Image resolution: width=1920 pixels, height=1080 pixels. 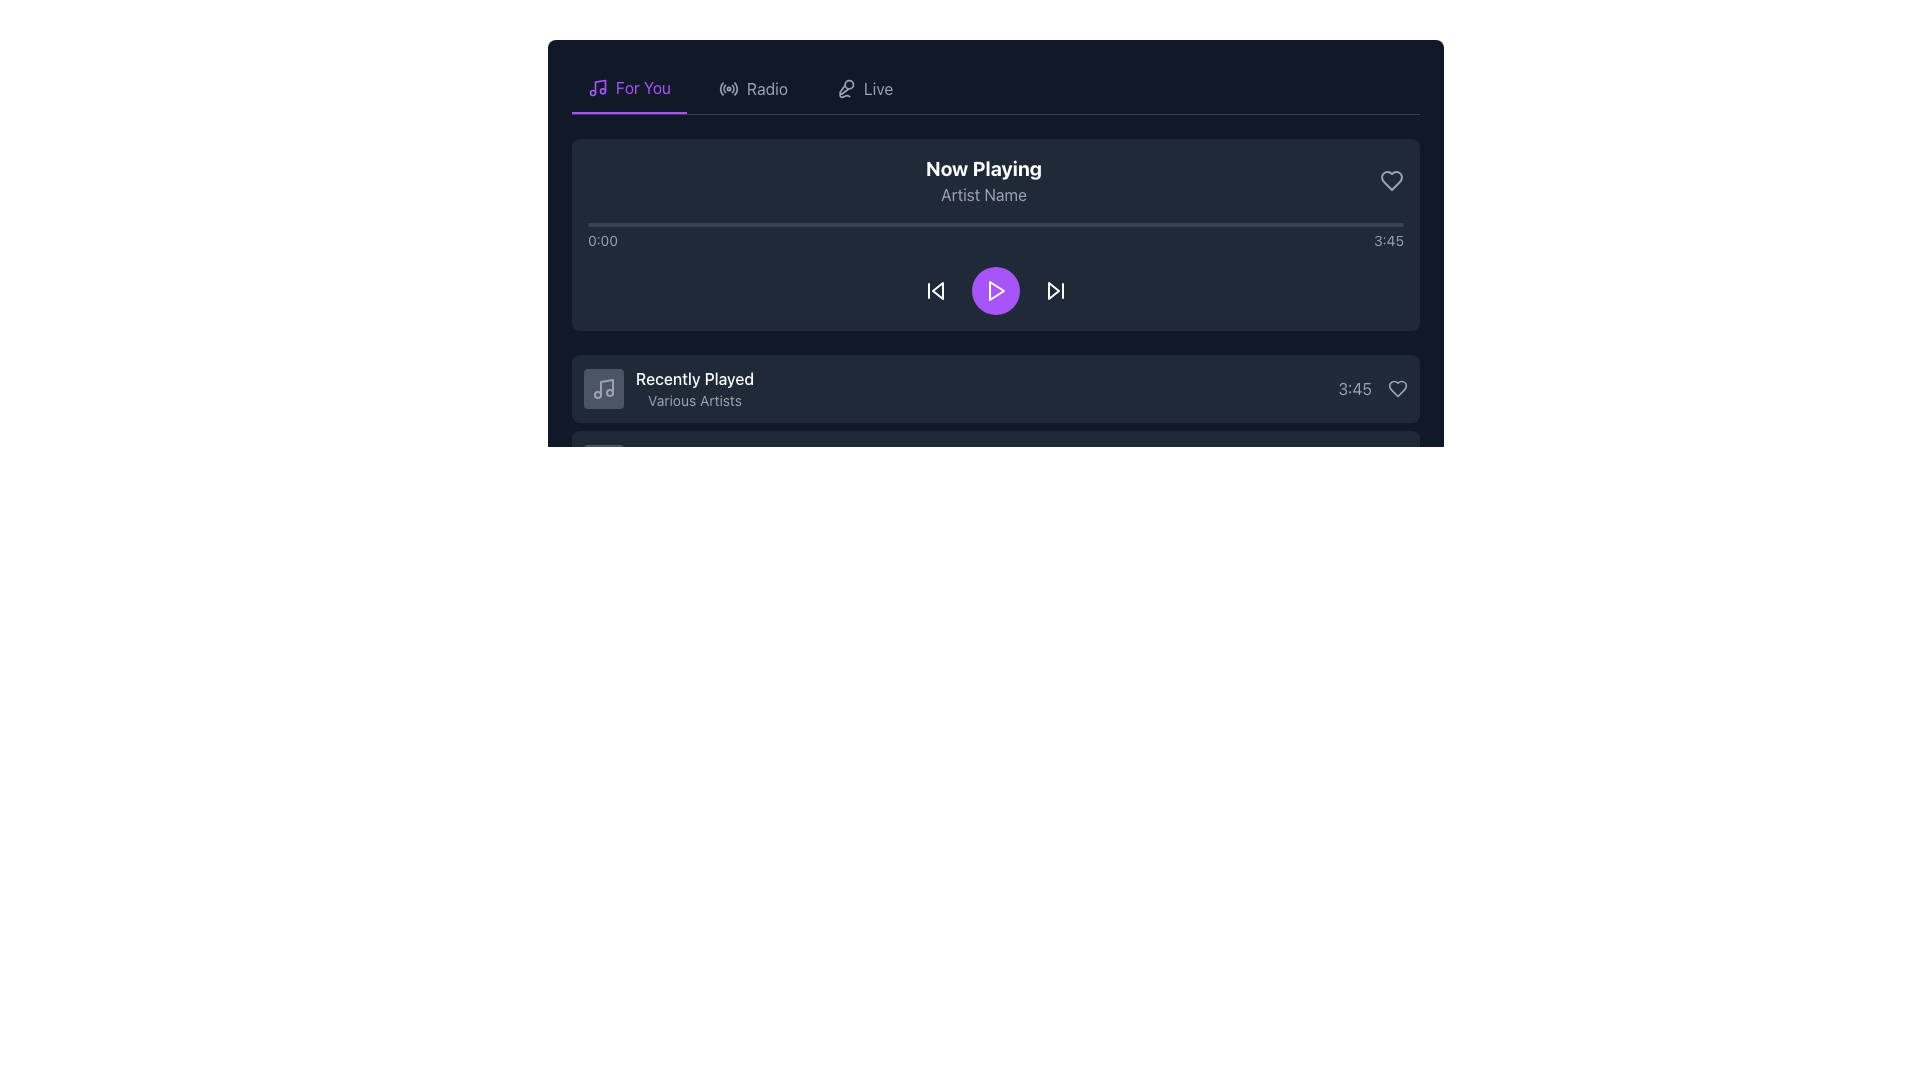 I want to click on the backward skip icon button located to the left of the purple play button in the media player interface, so click(x=935, y=290).